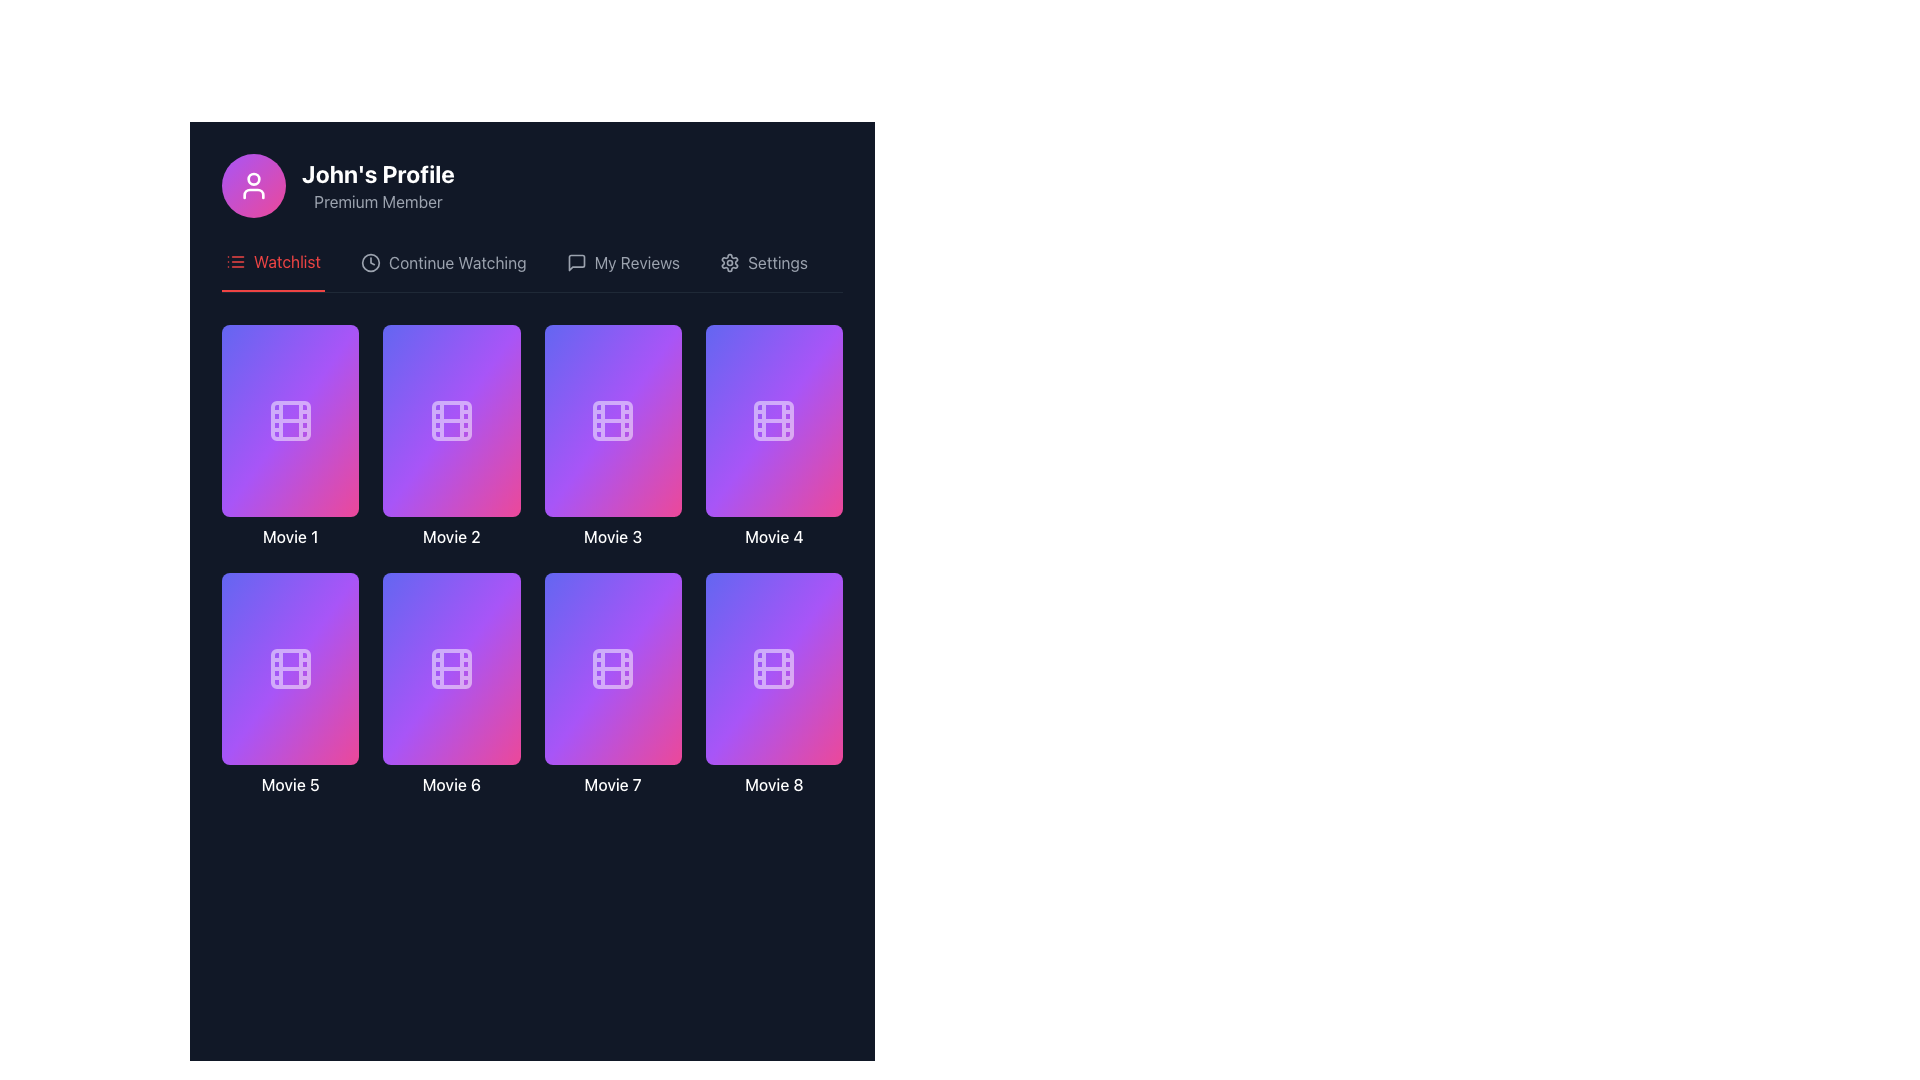  Describe the element at coordinates (450, 419) in the screenshot. I see `the interactive card representing a movie in the 'Watchlist' section, located in the second column of the first row, between 'Movie 1' and 'Movie 3'` at that location.